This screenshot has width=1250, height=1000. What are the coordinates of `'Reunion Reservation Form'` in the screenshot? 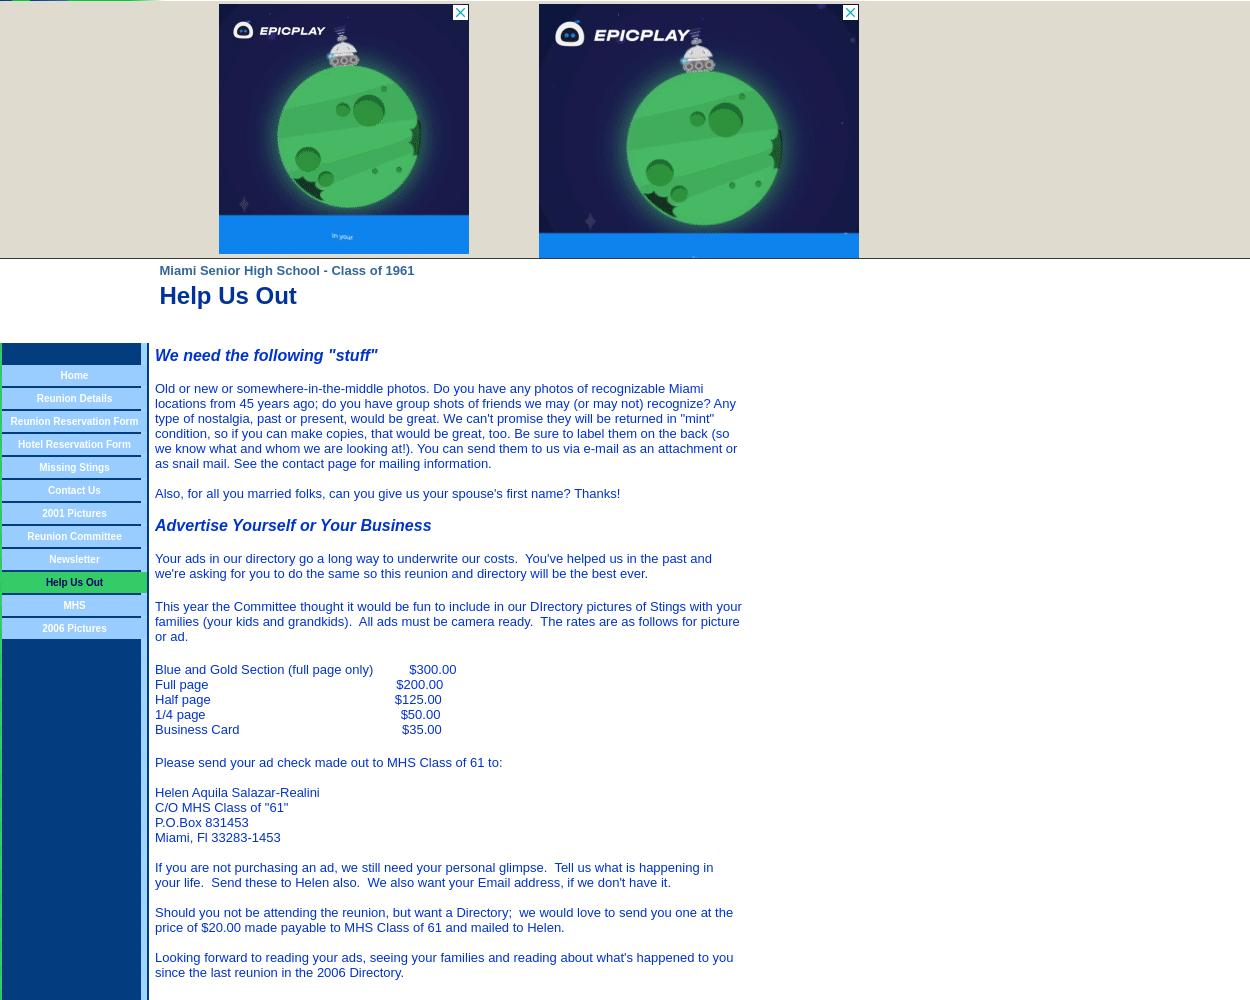 It's located at (73, 421).